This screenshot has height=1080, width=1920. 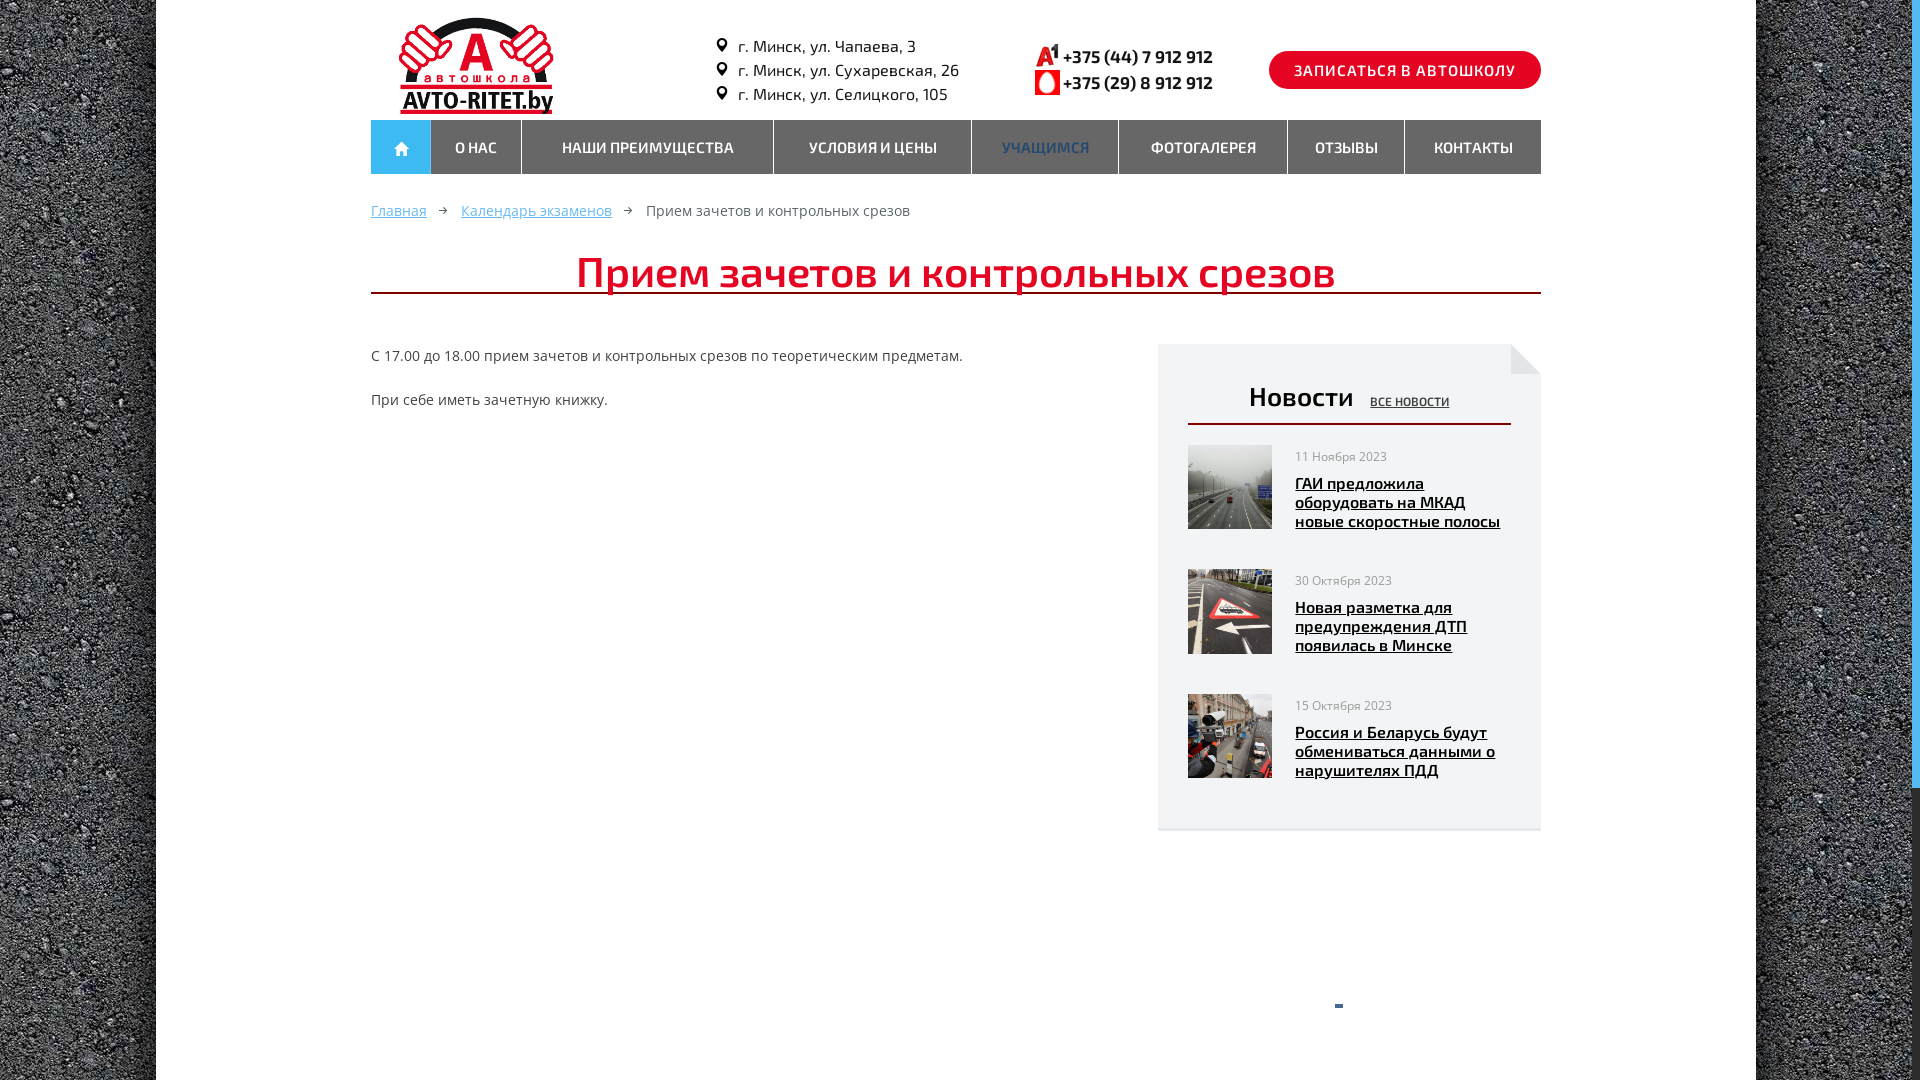 I want to click on '+375 (29) 8 912 912', so click(x=1061, y=80).